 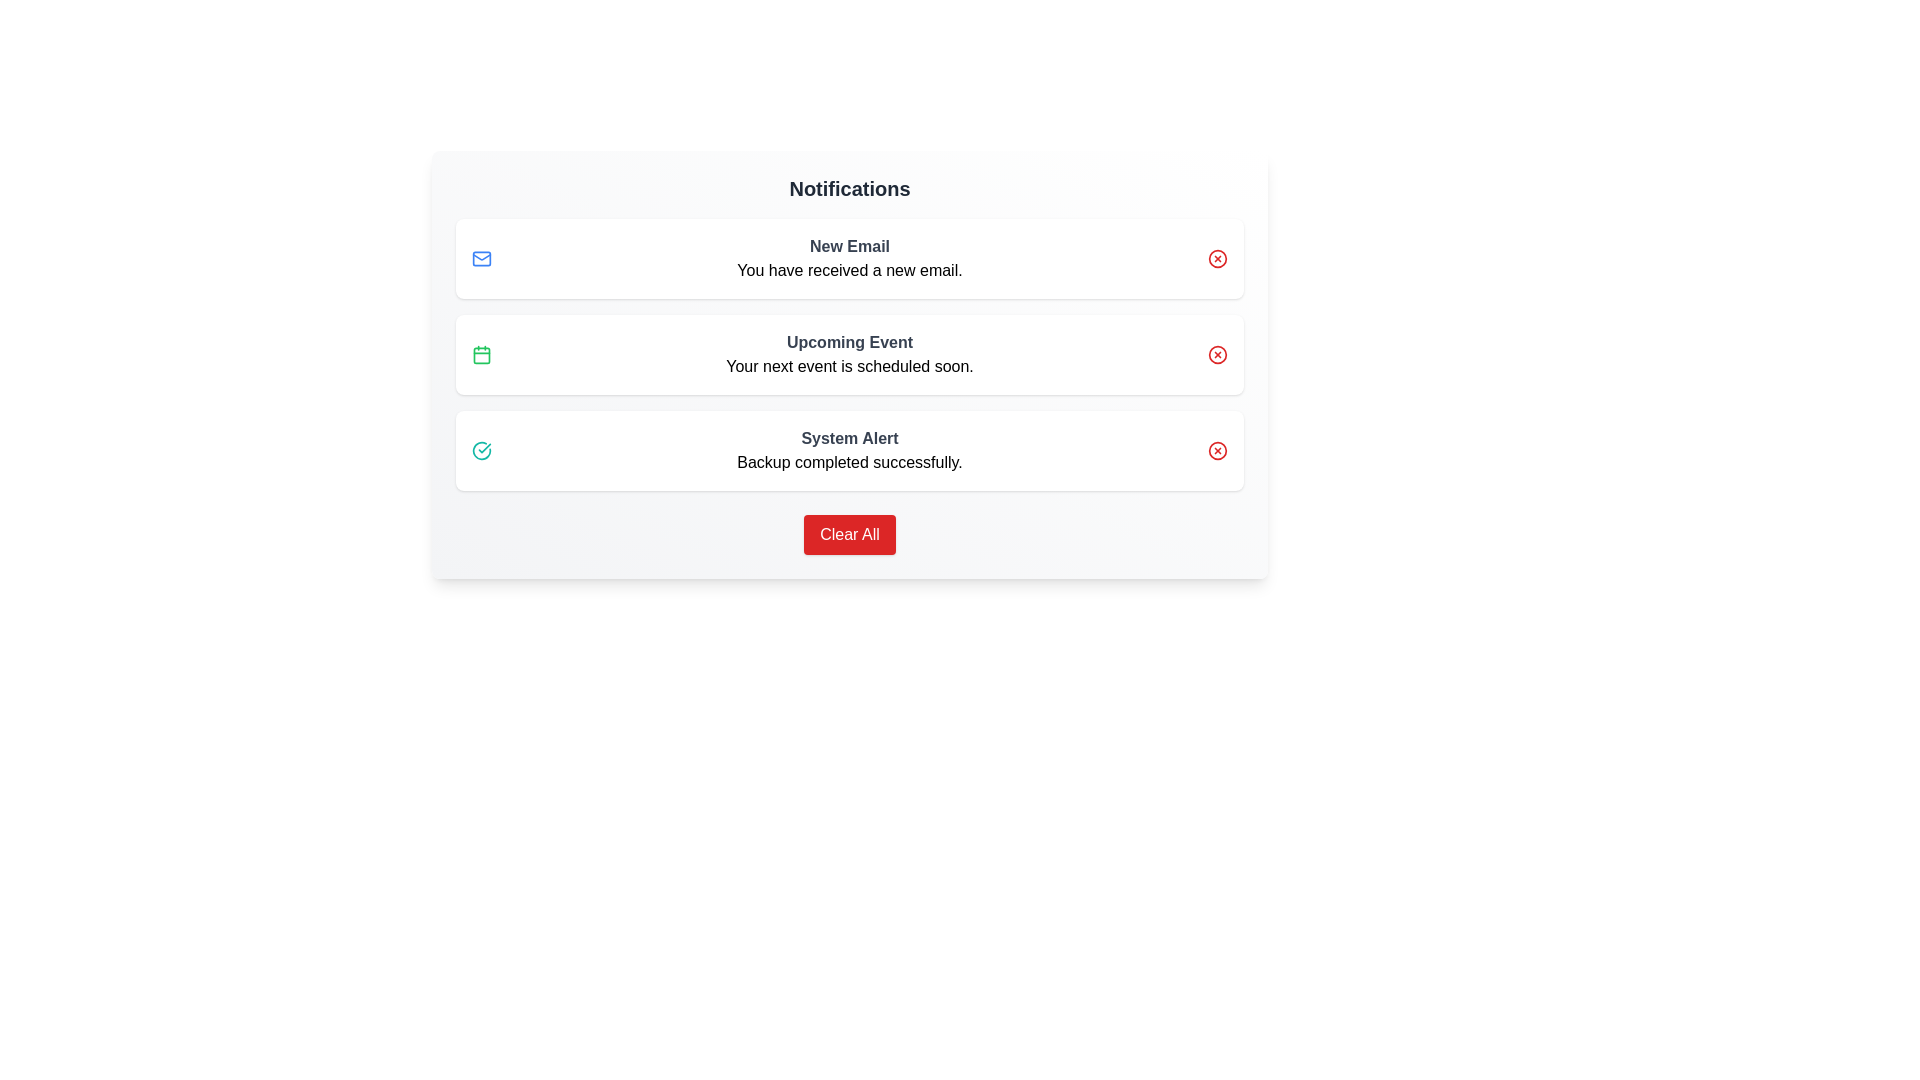 What do you see at coordinates (849, 451) in the screenshot?
I see `notification card labeled 'System Alert' that confirms 'Backup completed successfully.' It is the third card in a vertically stacked list located under 'Upcoming Event.'` at bounding box center [849, 451].